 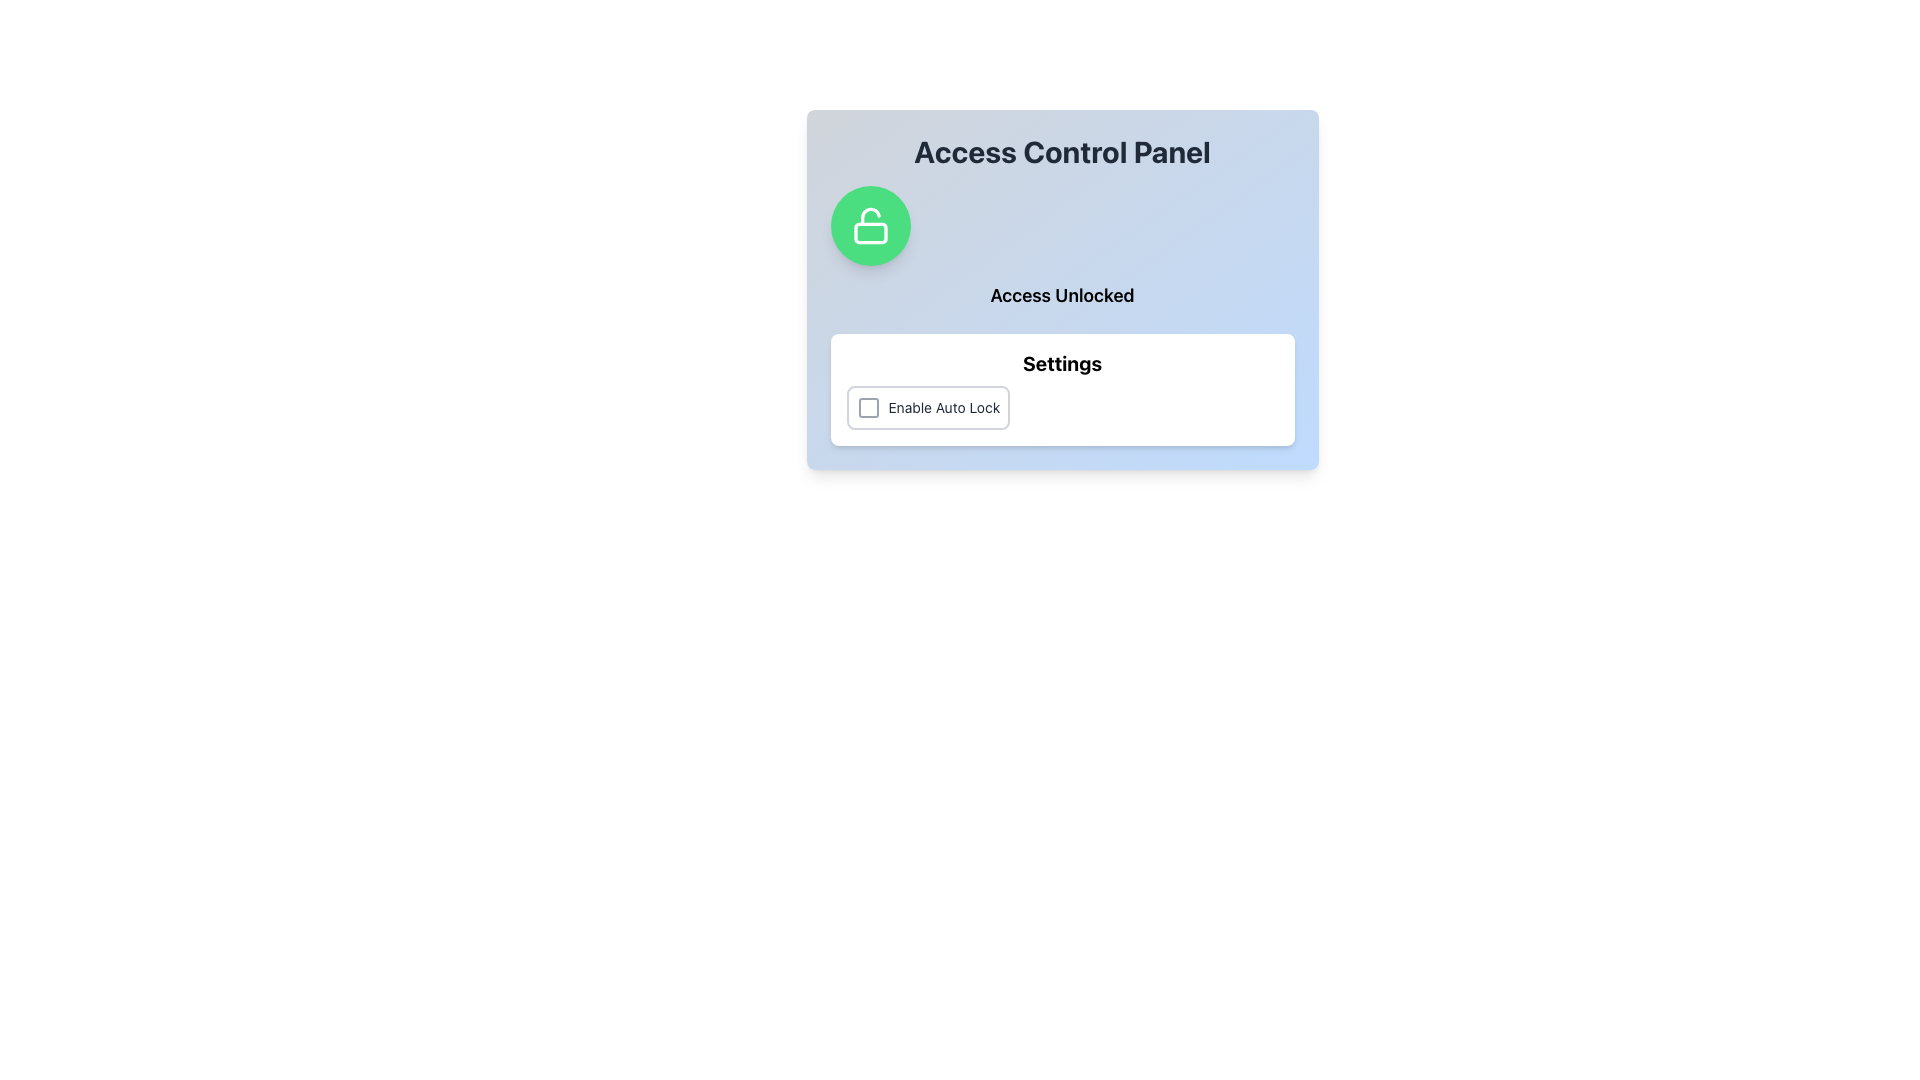 I want to click on the unlocked access state icon located inside the green circular button at the top-left corner of the 'Access Control Panel' card, so click(x=870, y=225).